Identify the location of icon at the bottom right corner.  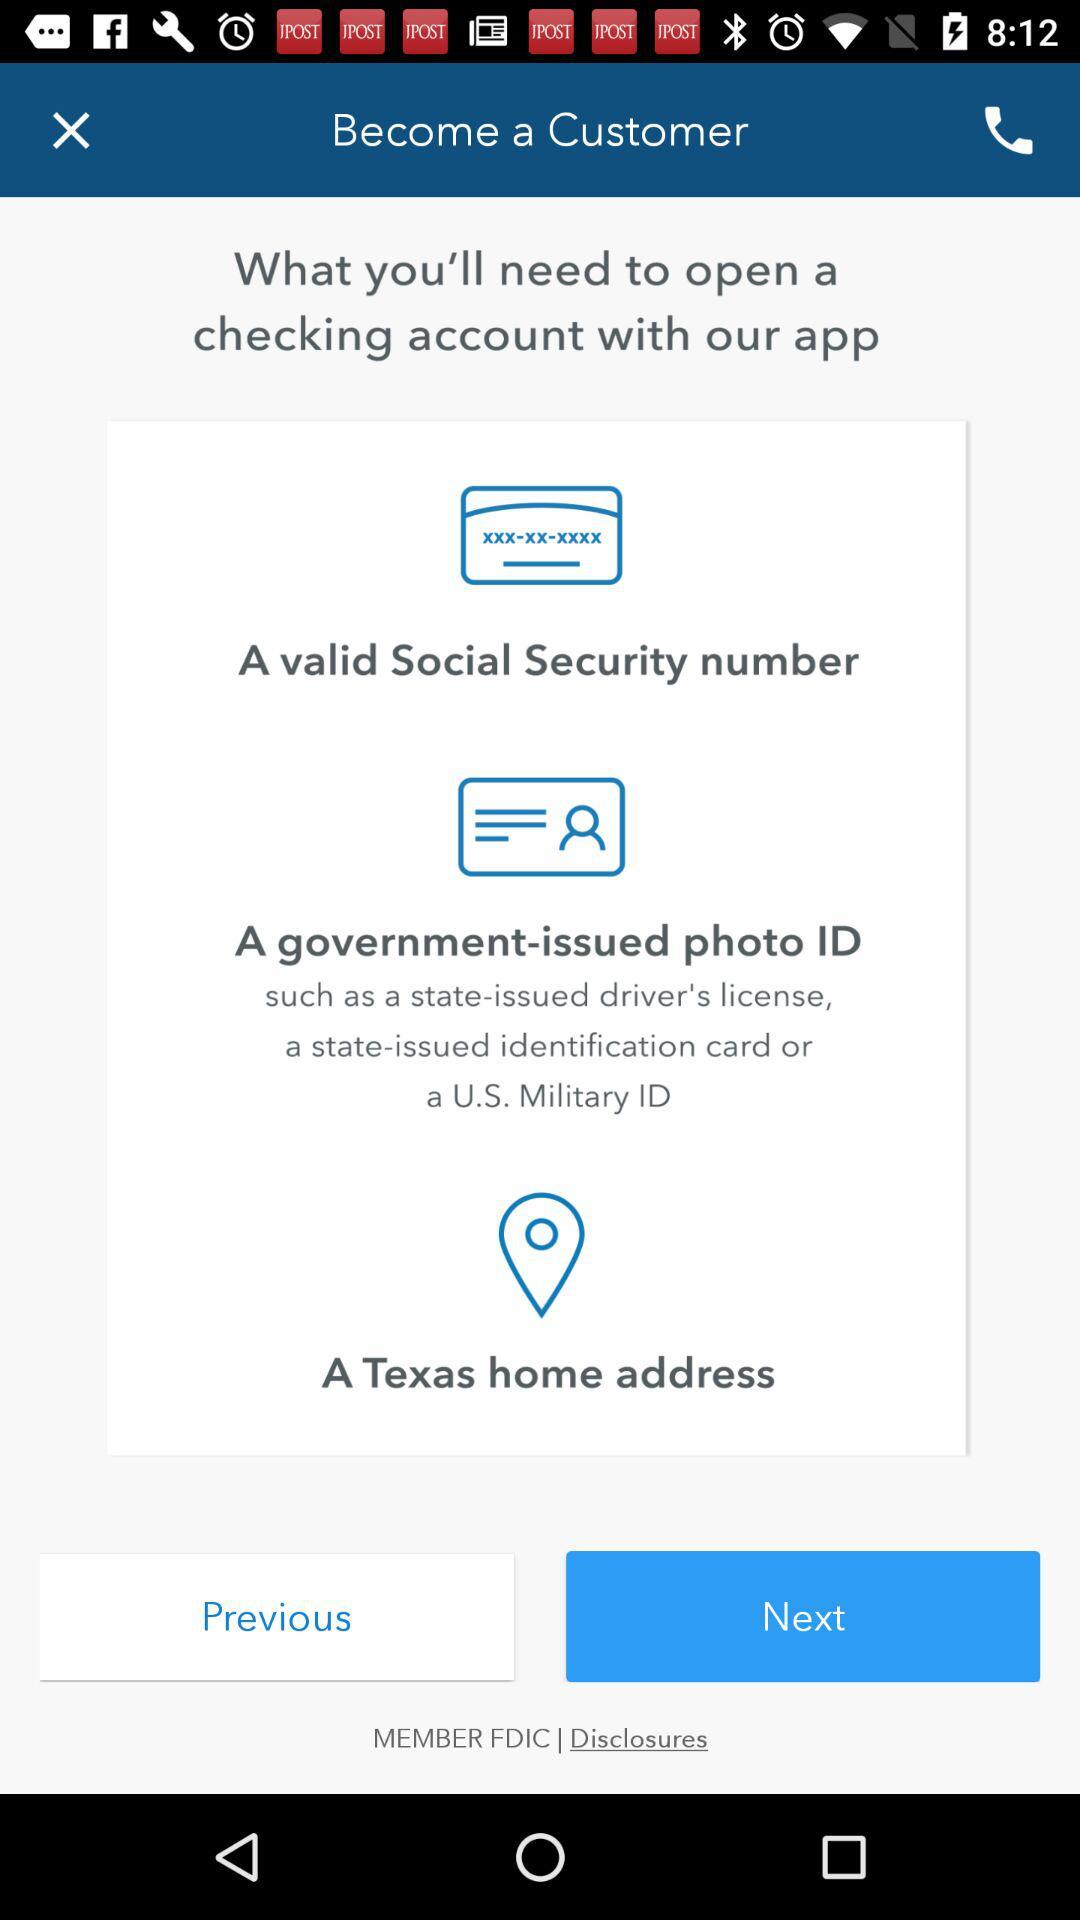
(802, 1616).